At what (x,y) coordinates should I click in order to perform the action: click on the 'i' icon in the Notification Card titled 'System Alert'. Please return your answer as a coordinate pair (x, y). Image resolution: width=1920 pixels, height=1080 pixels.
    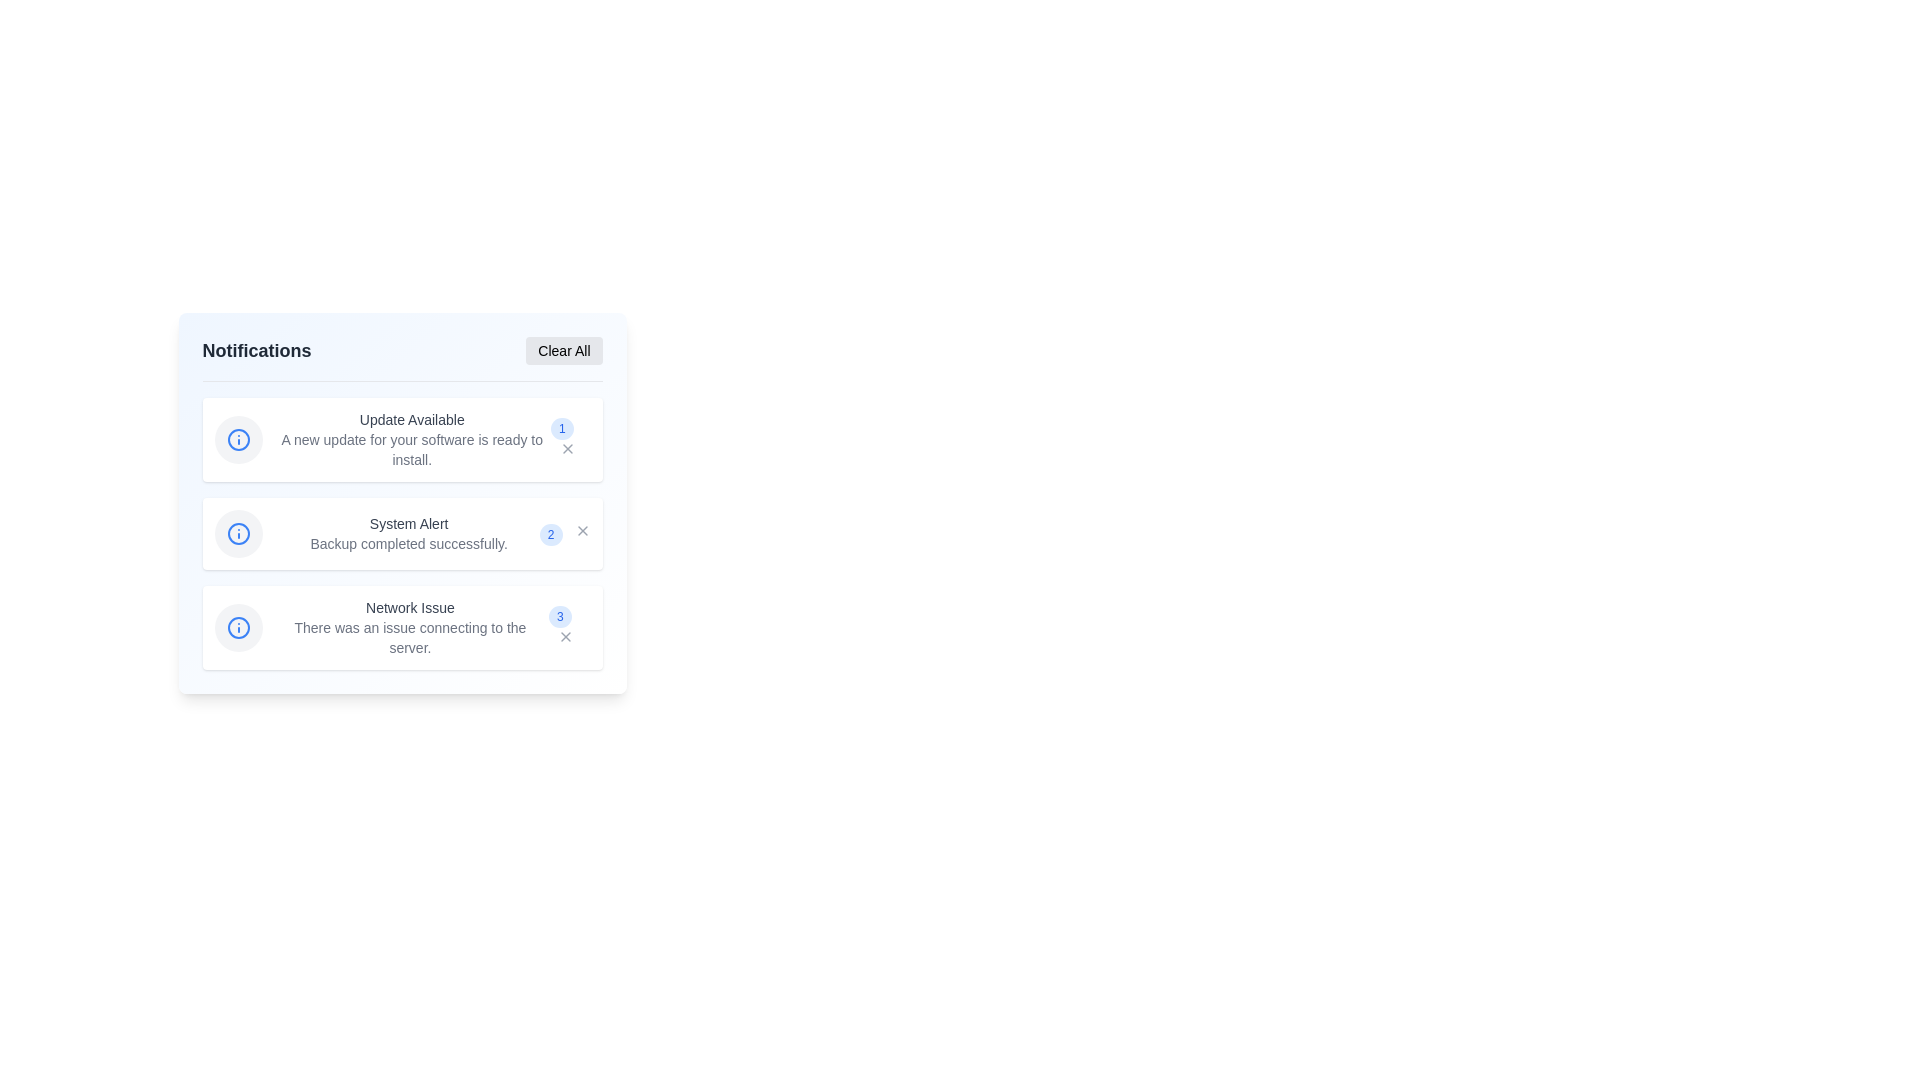
    Looking at the image, I should click on (401, 532).